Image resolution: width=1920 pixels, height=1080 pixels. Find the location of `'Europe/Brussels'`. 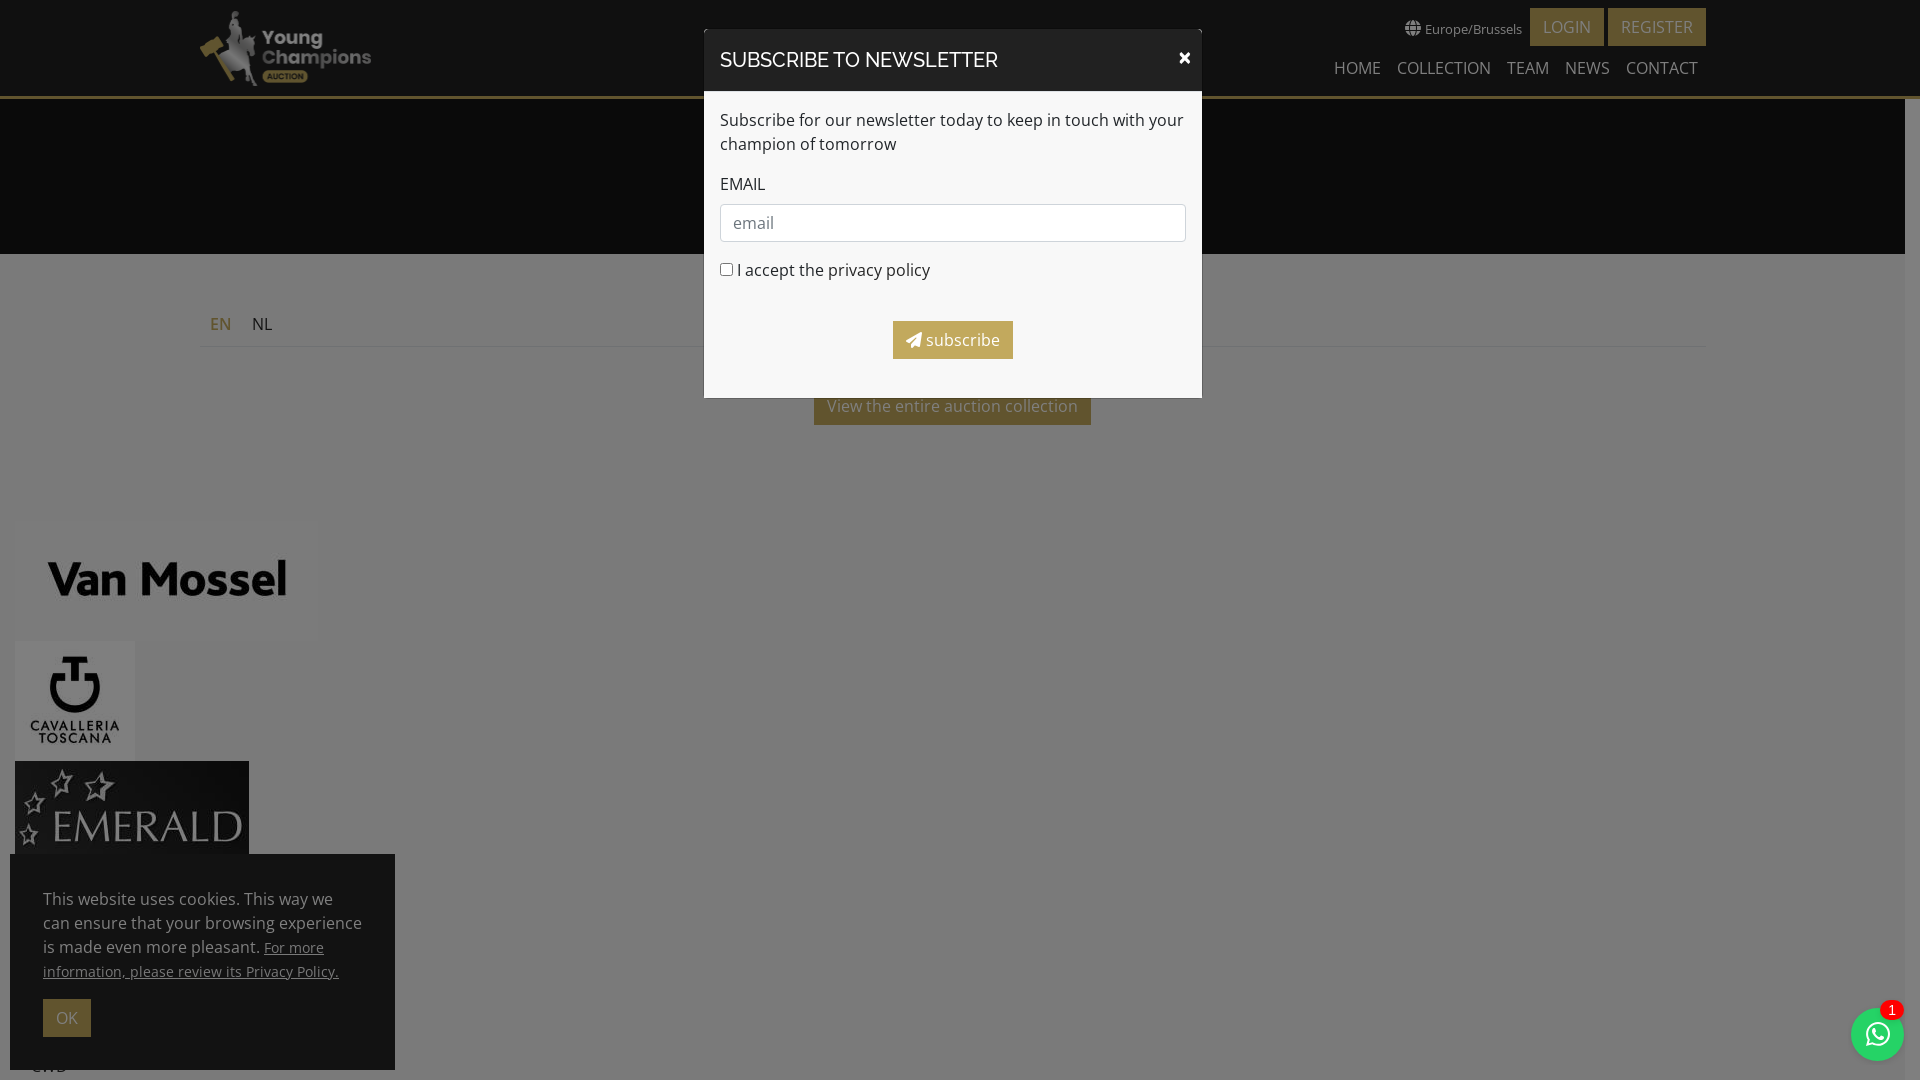

'Europe/Brussels' is located at coordinates (1462, 27).